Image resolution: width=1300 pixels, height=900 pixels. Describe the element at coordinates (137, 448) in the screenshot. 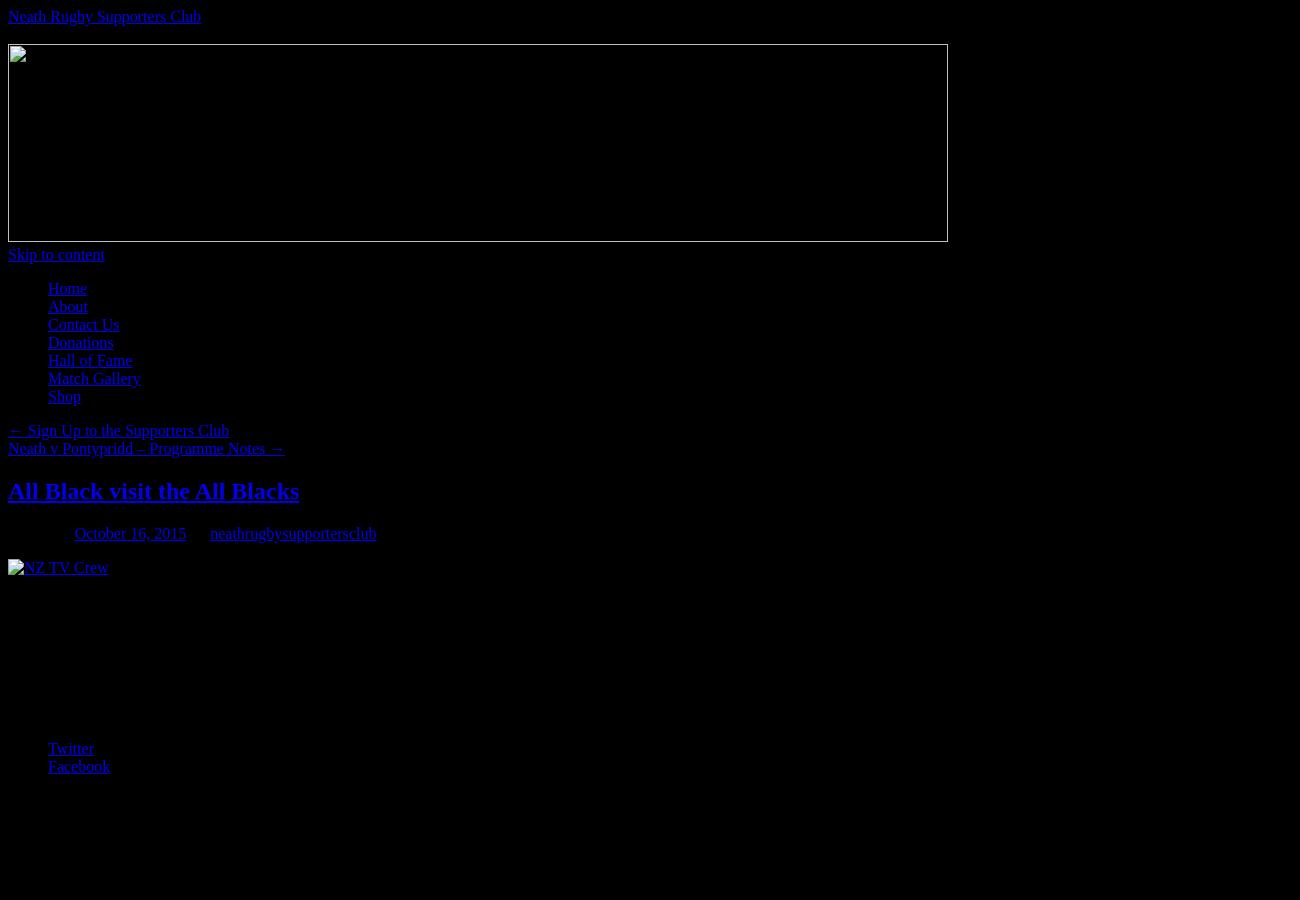

I see `'Neath v Pontypridd – Programme Notes'` at that location.